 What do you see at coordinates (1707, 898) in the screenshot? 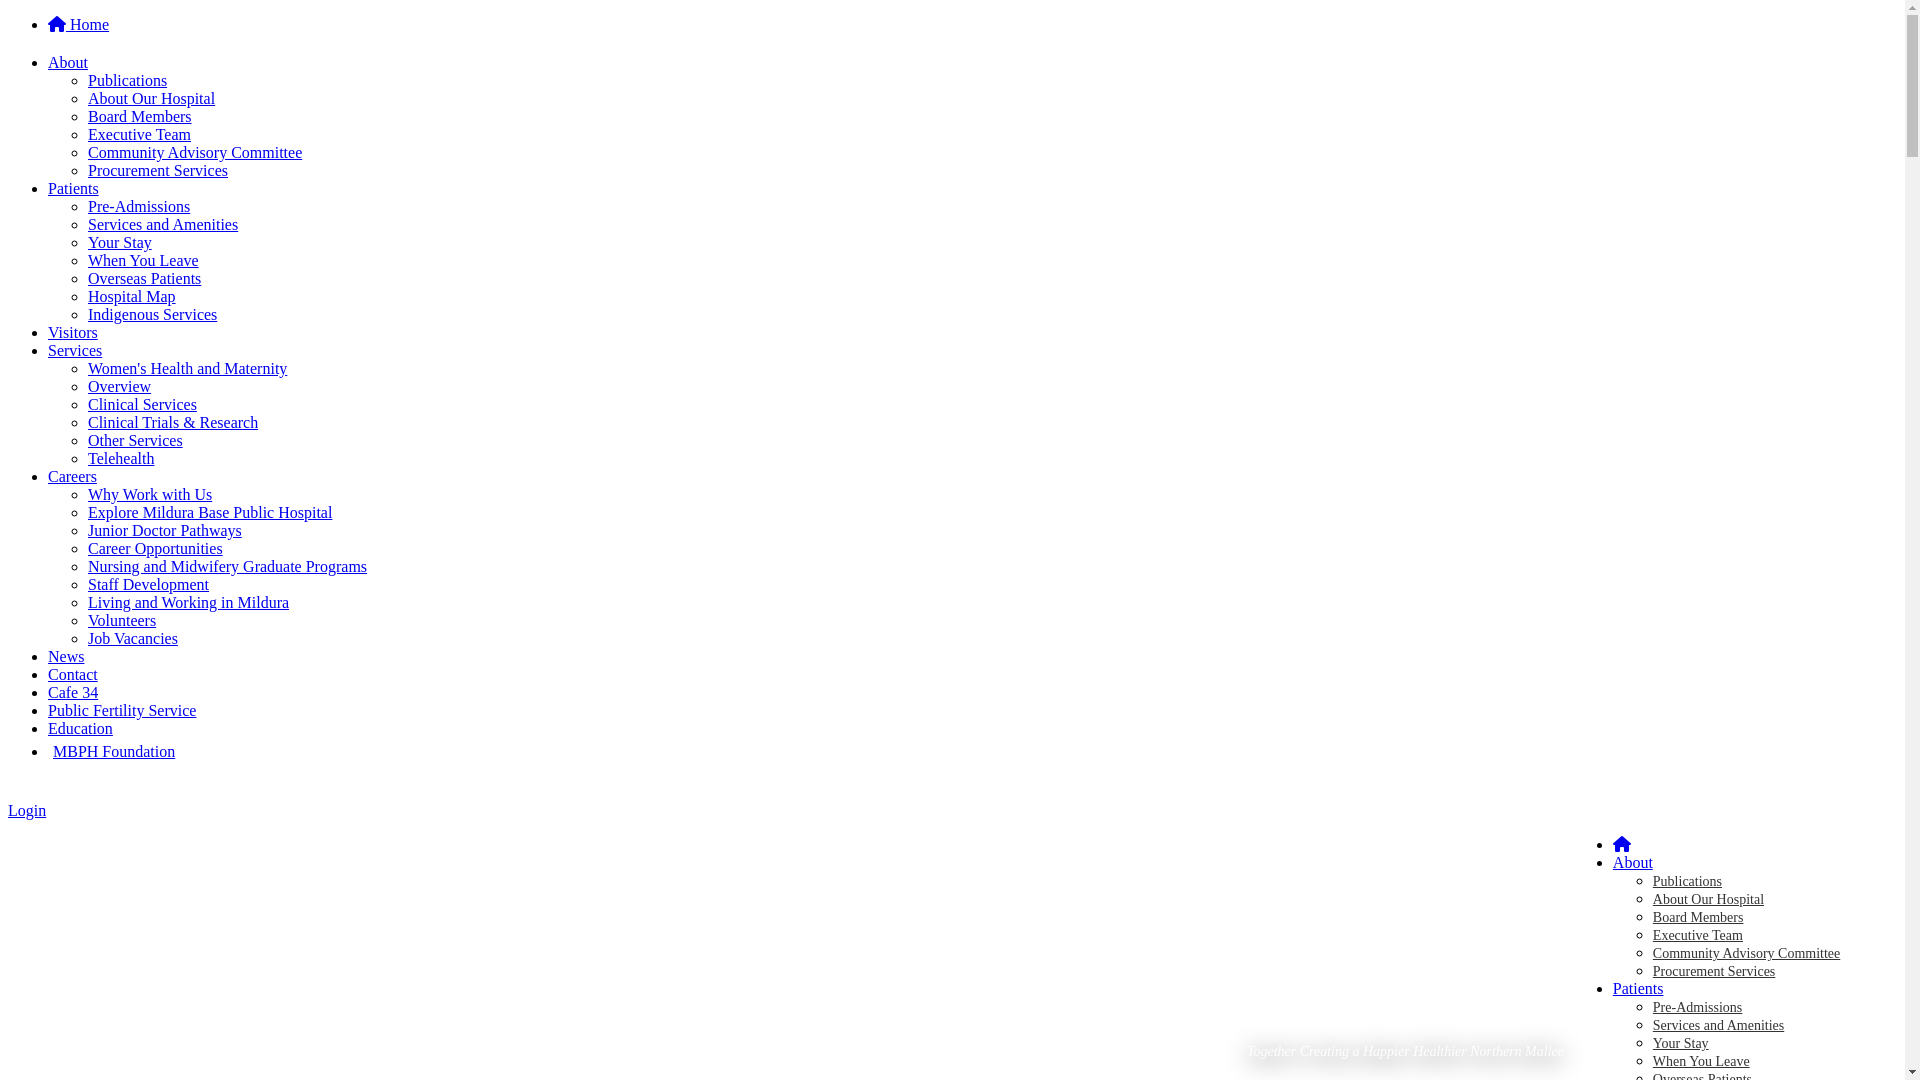
I see `'About Our Hospital'` at bounding box center [1707, 898].